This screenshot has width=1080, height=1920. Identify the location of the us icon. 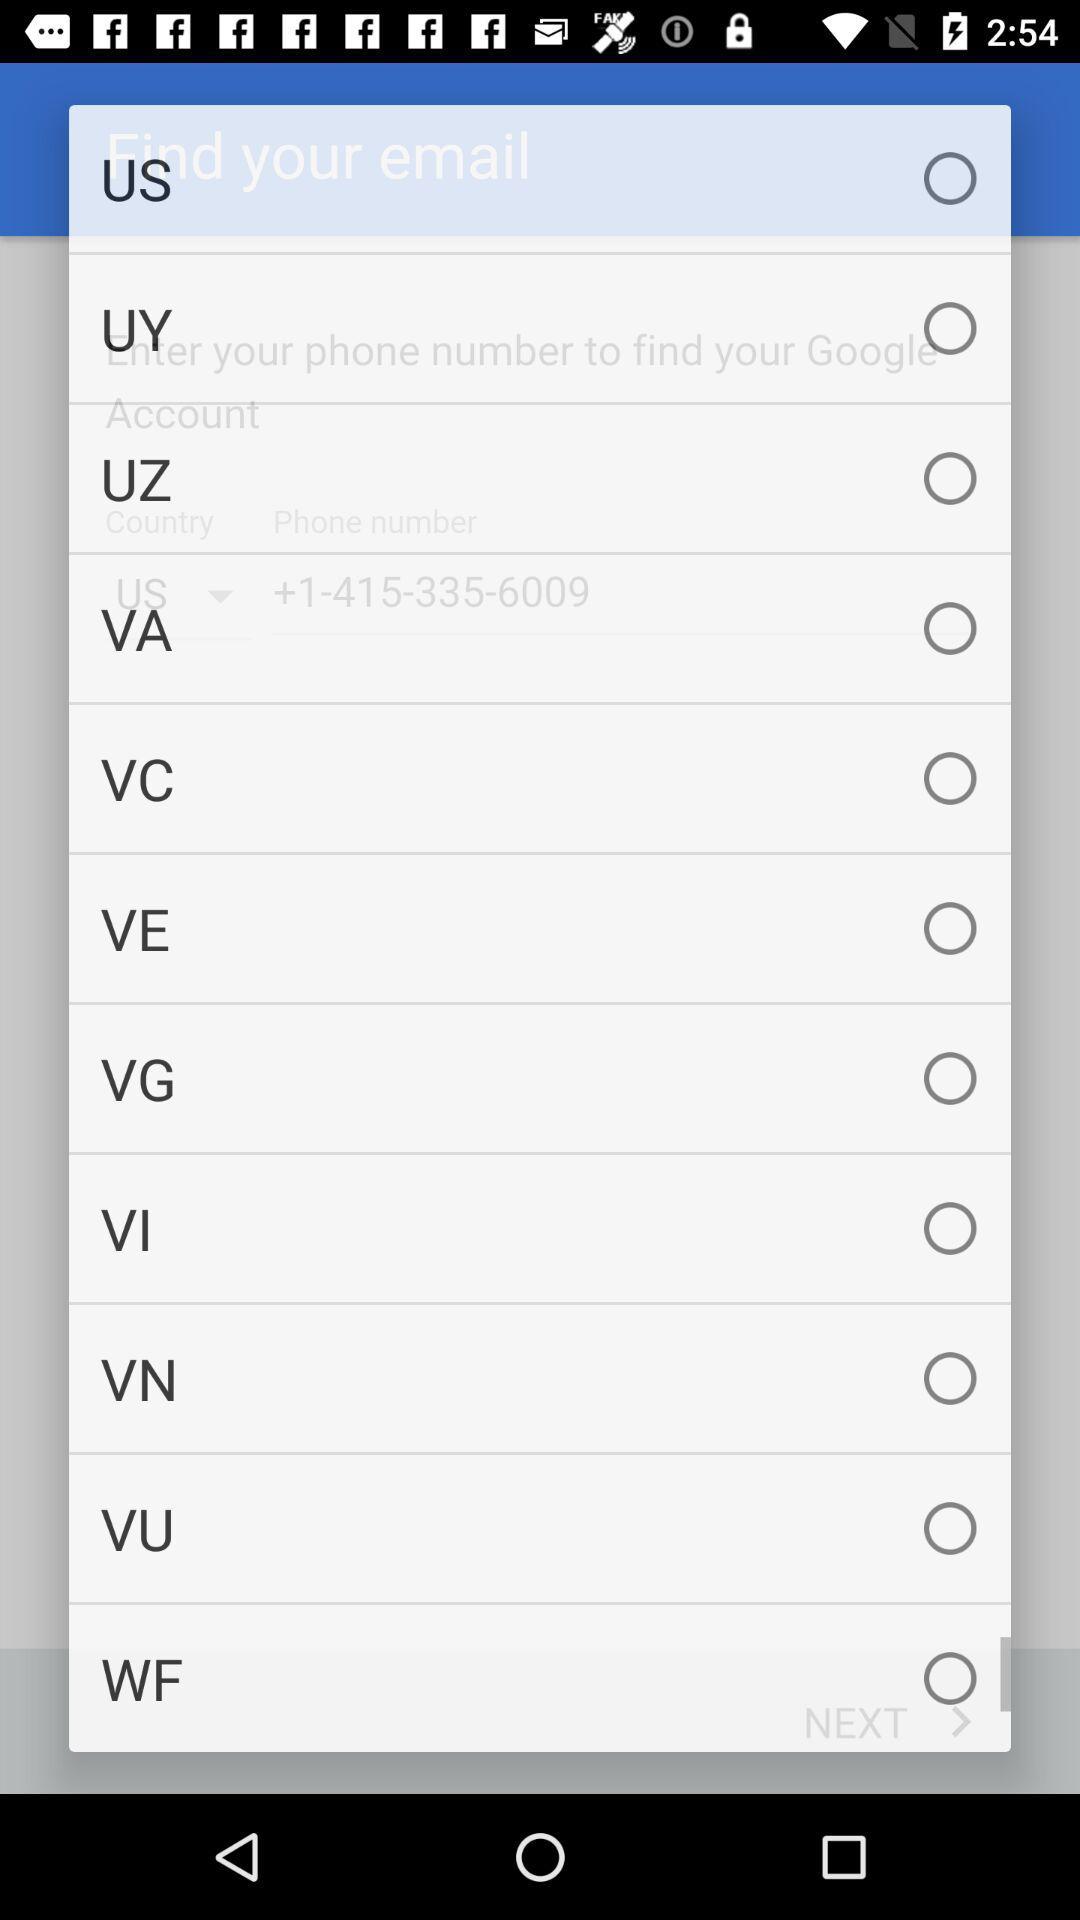
(540, 178).